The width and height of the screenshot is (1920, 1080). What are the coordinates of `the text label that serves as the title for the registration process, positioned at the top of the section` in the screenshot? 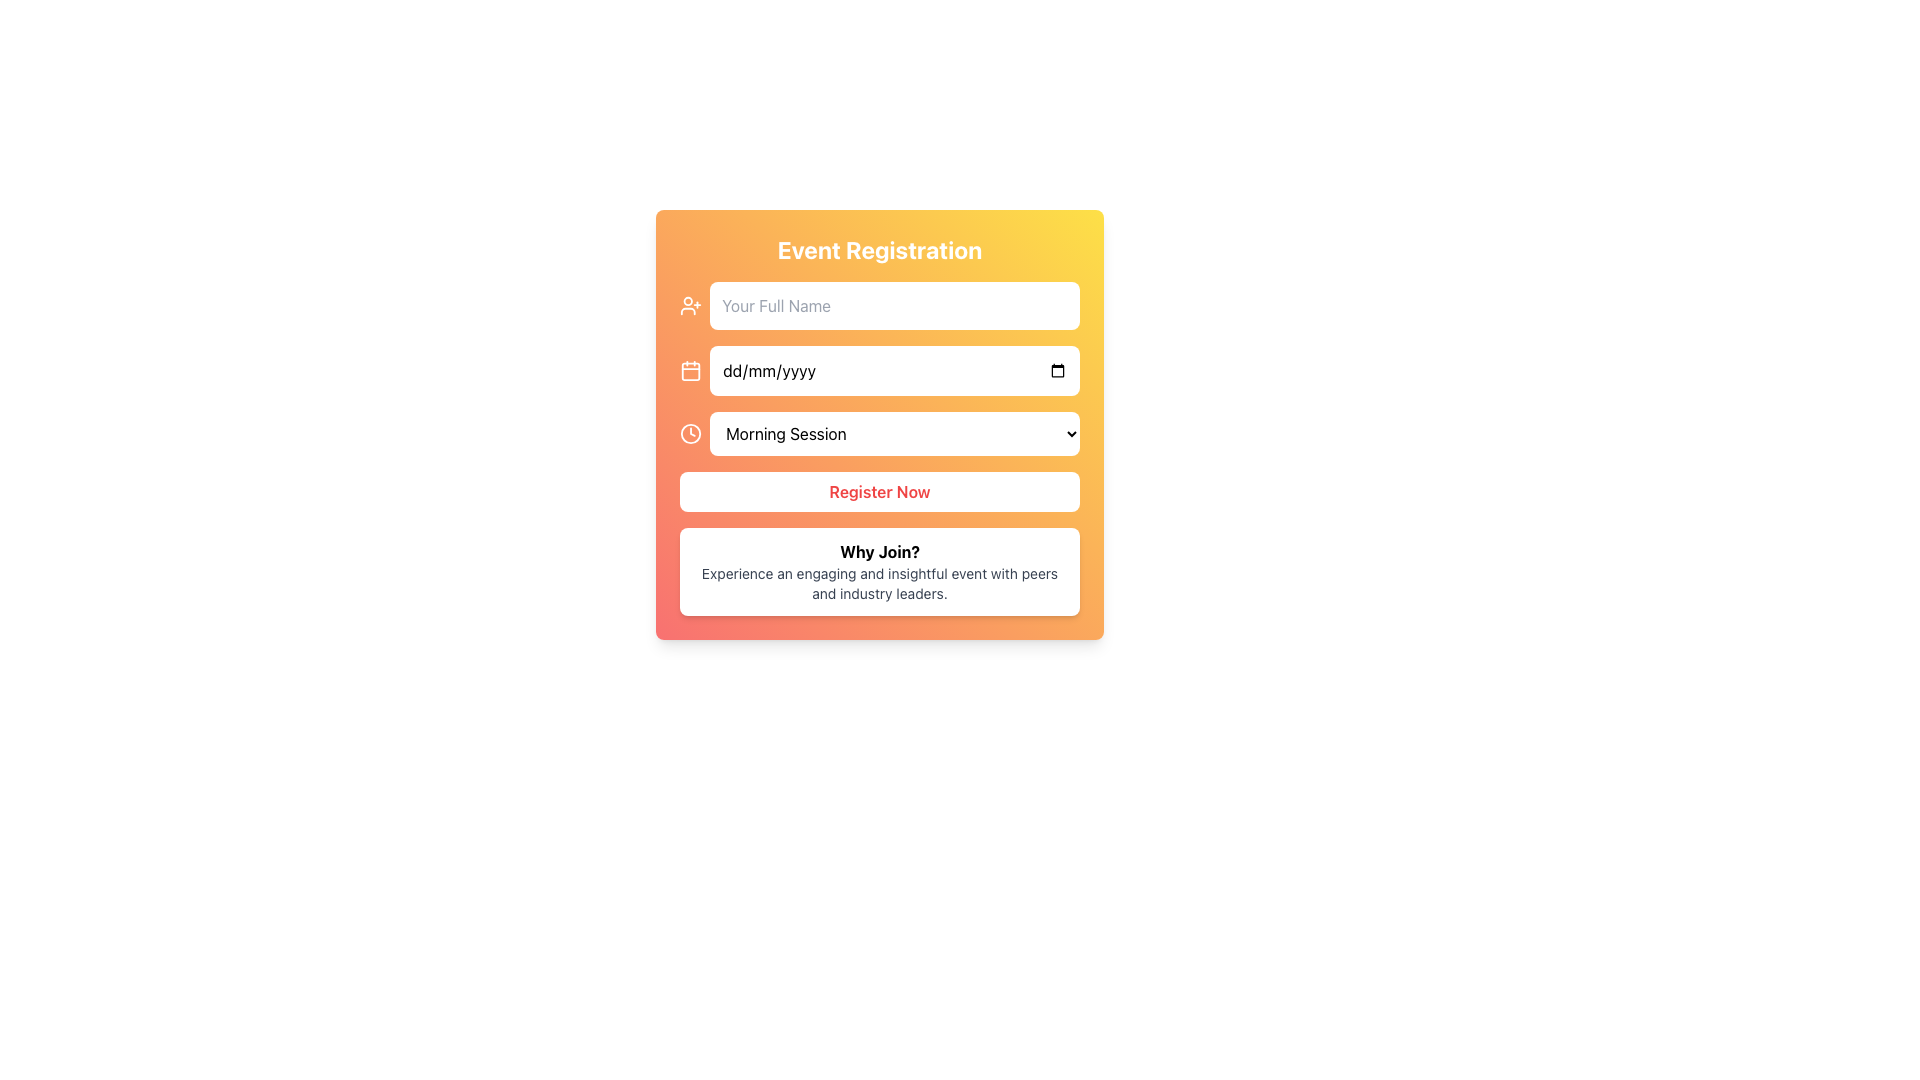 It's located at (879, 249).